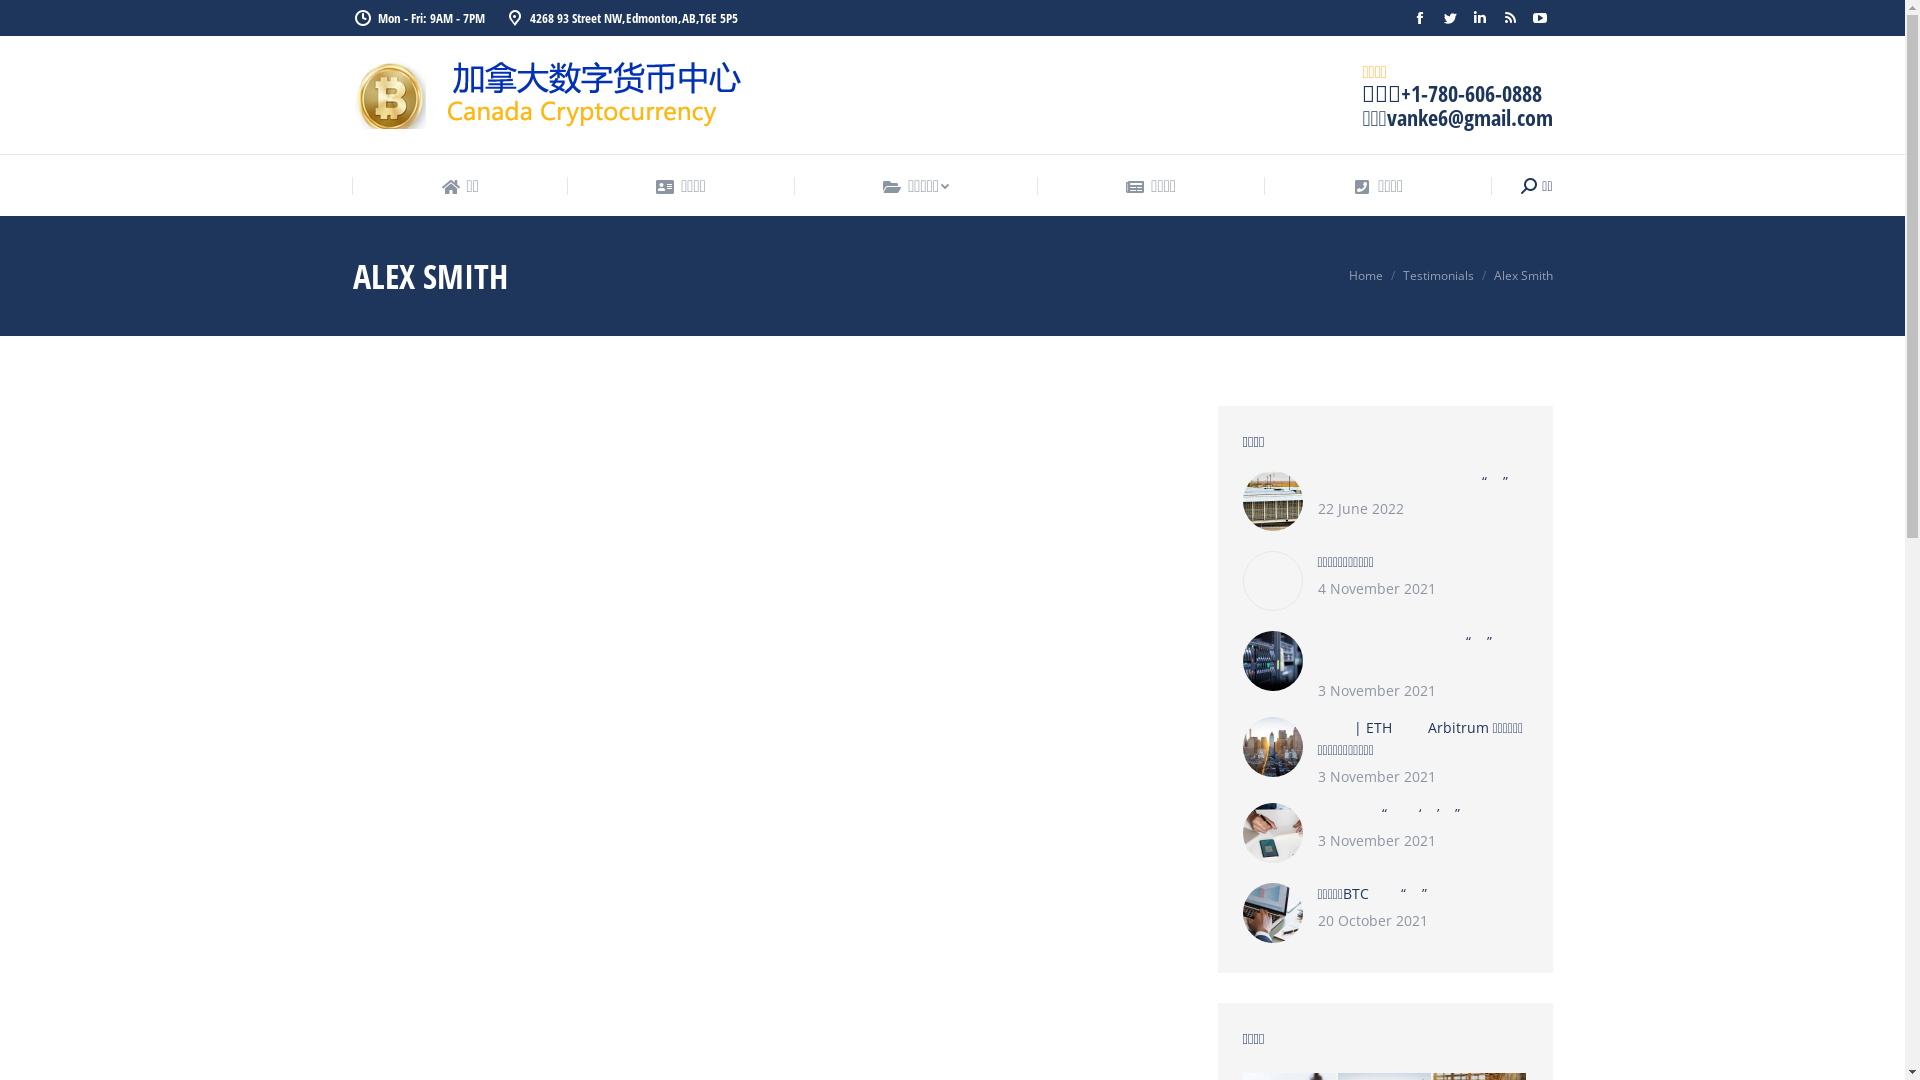  Describe the element at coordinates (1418, 18) in the screenshot. I see `'Facebook page opens in new window'` at that location.